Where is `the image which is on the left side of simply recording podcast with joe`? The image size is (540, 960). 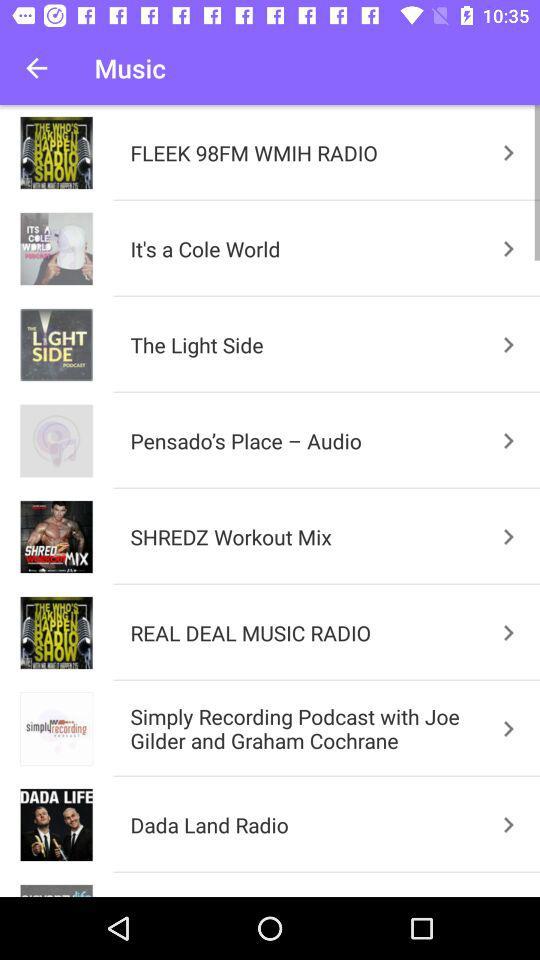 the image which is on the left side of simply recording podcast with joe is located at coordinates (56, 728).